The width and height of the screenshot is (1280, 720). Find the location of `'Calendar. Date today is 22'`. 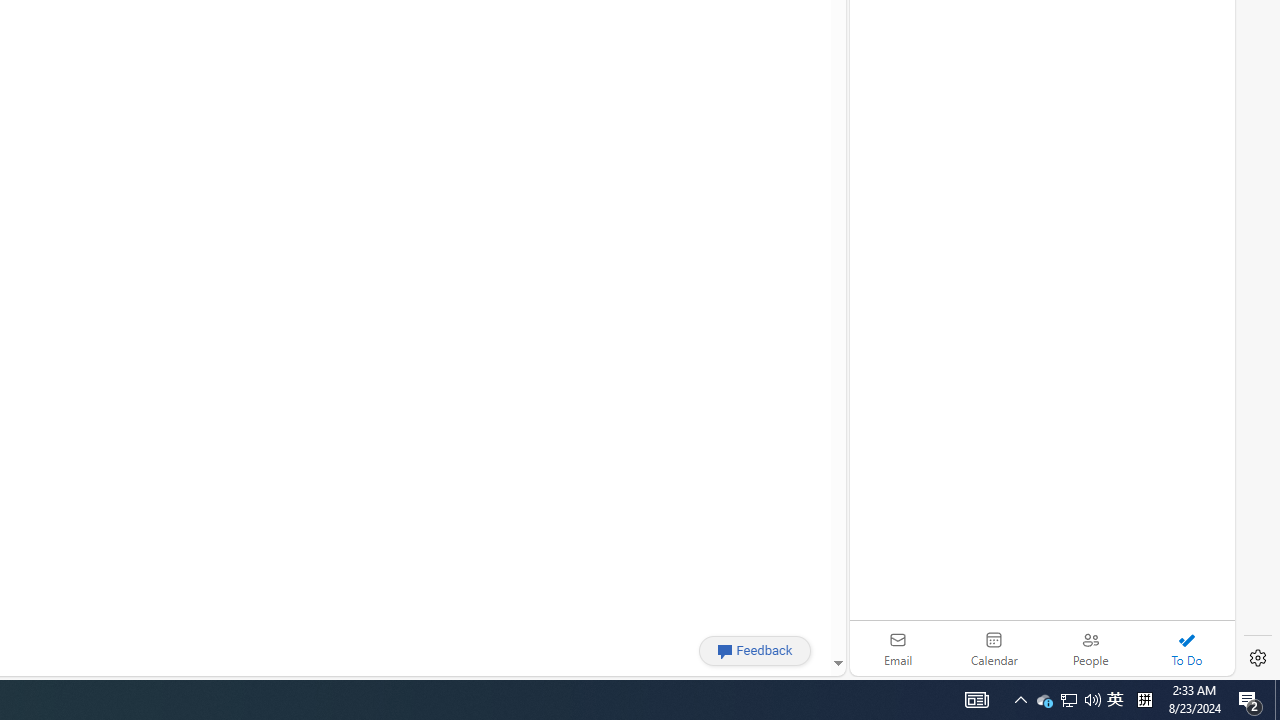

'Calendar. Date today is 22' is located at coordinates (994, 648).